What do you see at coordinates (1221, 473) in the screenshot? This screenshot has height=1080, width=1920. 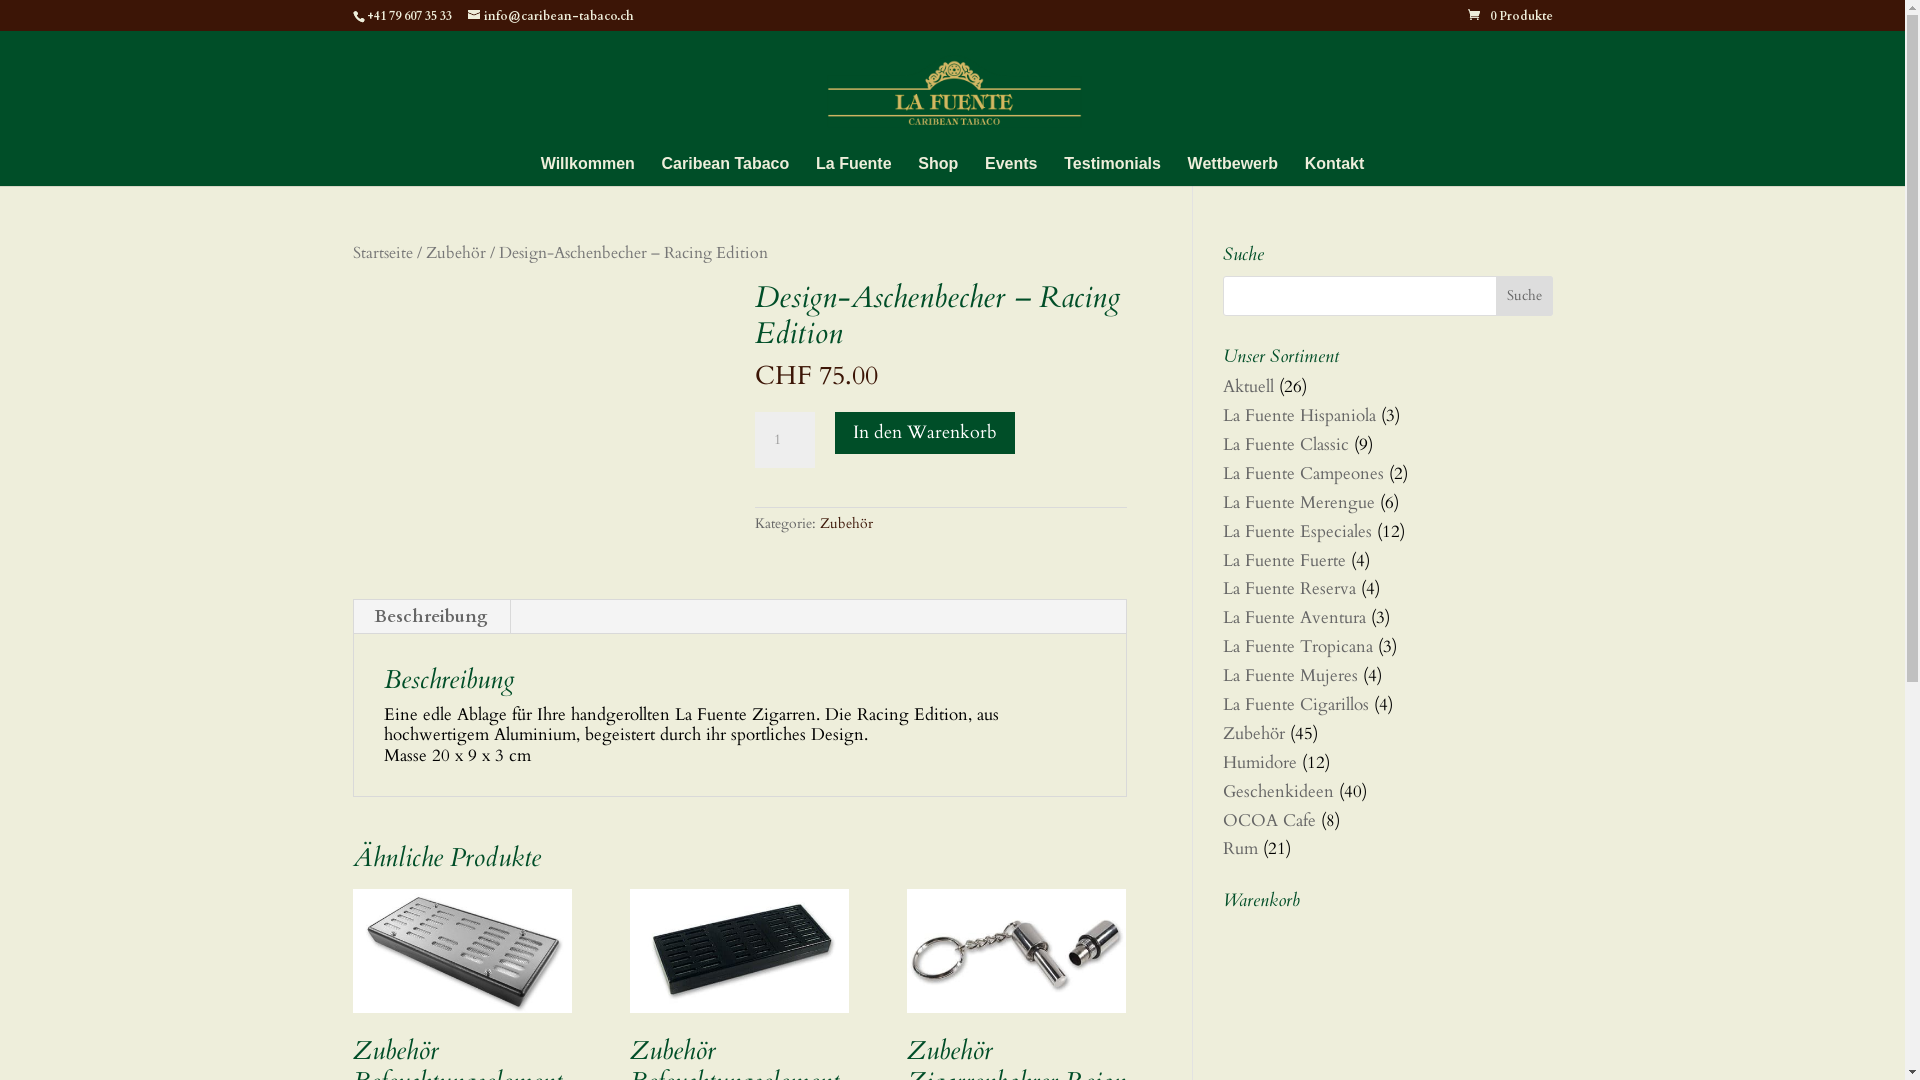 I see `'La Fuente Campeones'` at bounding box center [1221, 473].